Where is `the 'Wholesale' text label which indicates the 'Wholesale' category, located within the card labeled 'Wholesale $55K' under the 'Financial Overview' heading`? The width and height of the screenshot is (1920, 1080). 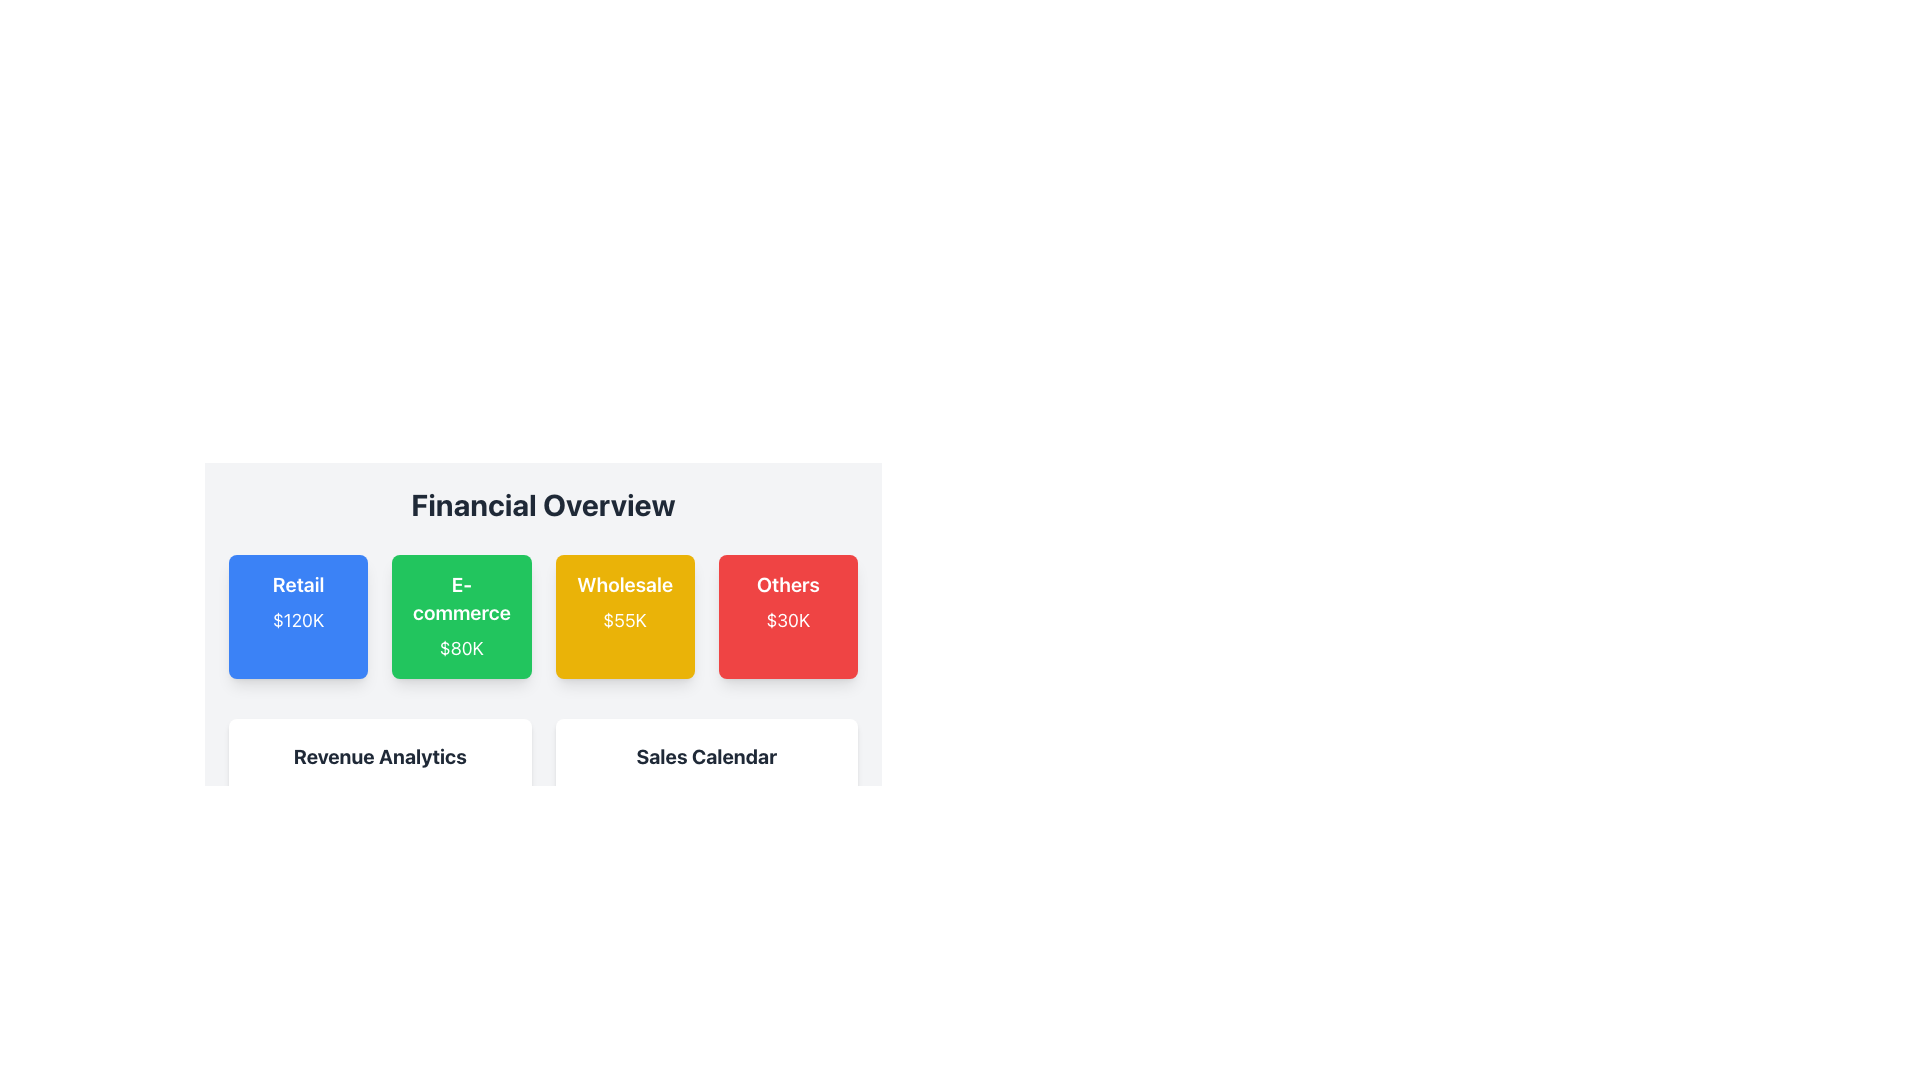
the 'Wholesale' text label which indicates the 'Wholesale' category, located within the card labeled 'Wholesale $55K' under the 'Financial Overview' heading is located at coordinates (624, 585).